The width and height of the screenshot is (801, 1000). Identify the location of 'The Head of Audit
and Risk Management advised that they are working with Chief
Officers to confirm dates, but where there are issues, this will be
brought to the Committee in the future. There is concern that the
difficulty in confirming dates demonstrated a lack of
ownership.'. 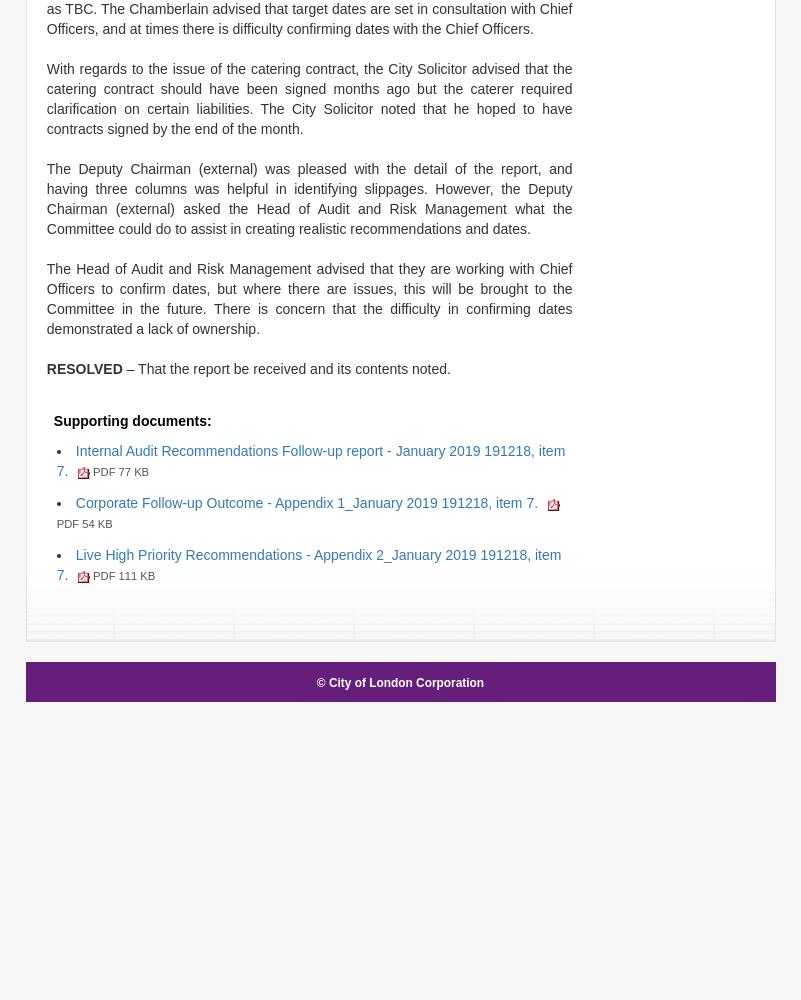
(309, 298).